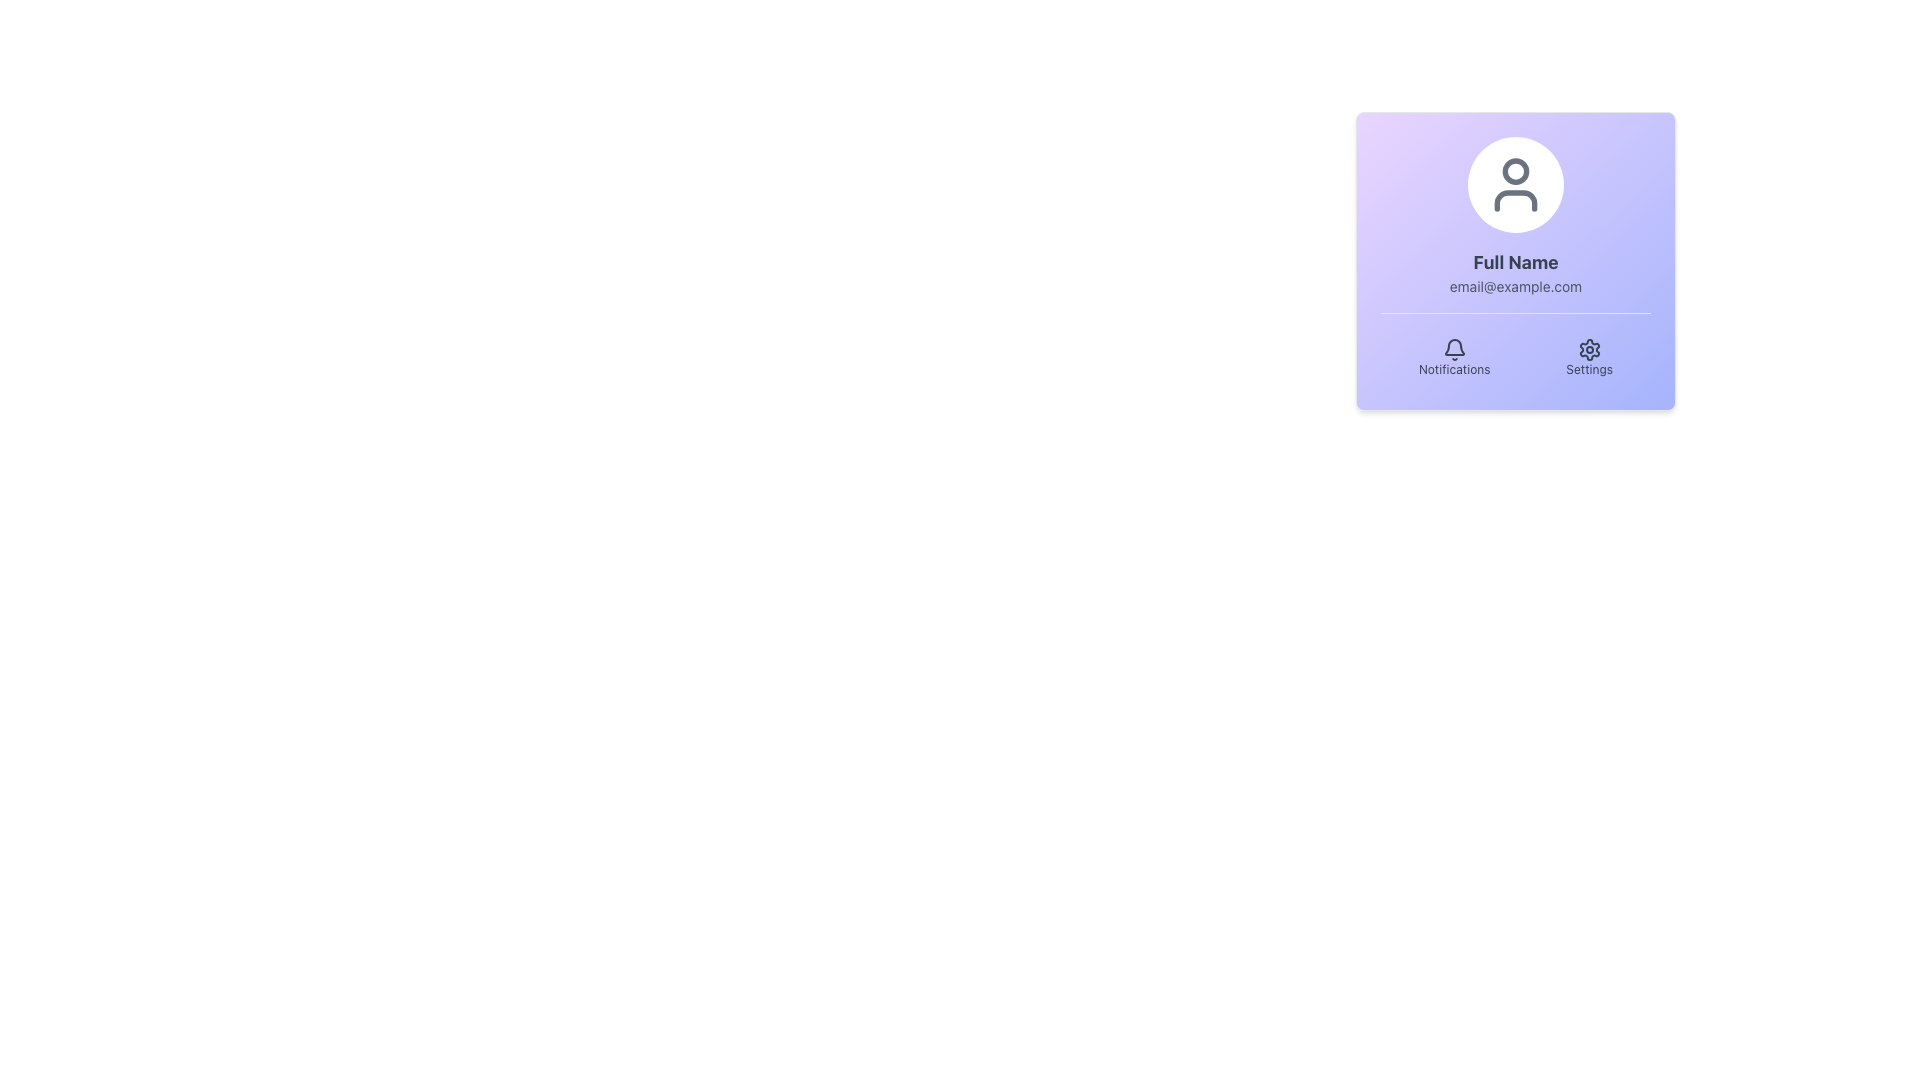  Describe the element at coordinates (1588, 357) in the screenshot. I see `the 'Settings' button, which features a gear icon and the label 'Settings' in gray tones on a light purple background, located at the bottom right of the card layout` at that location.